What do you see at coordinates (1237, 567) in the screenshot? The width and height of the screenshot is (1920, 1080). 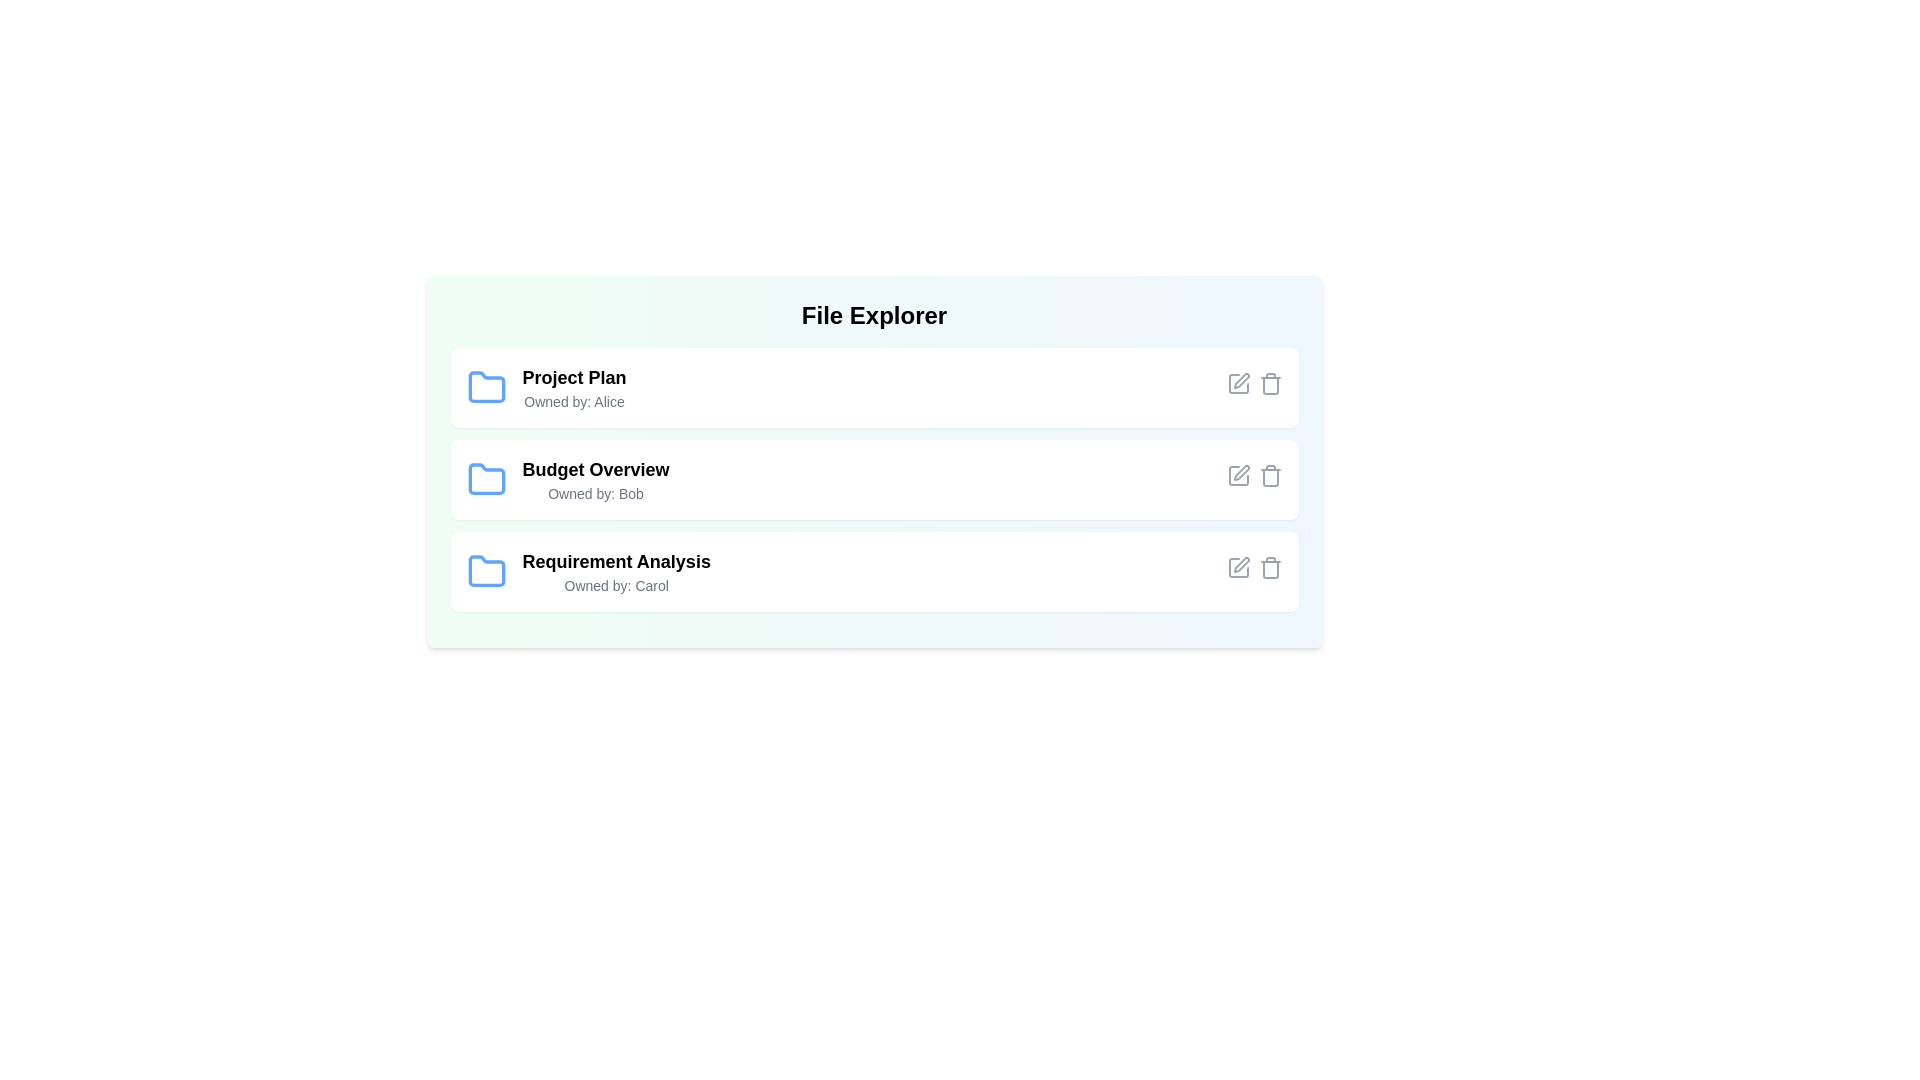 I see `the edit icon for the file named Requirement Analysis` at bounding box center [1237, 567].